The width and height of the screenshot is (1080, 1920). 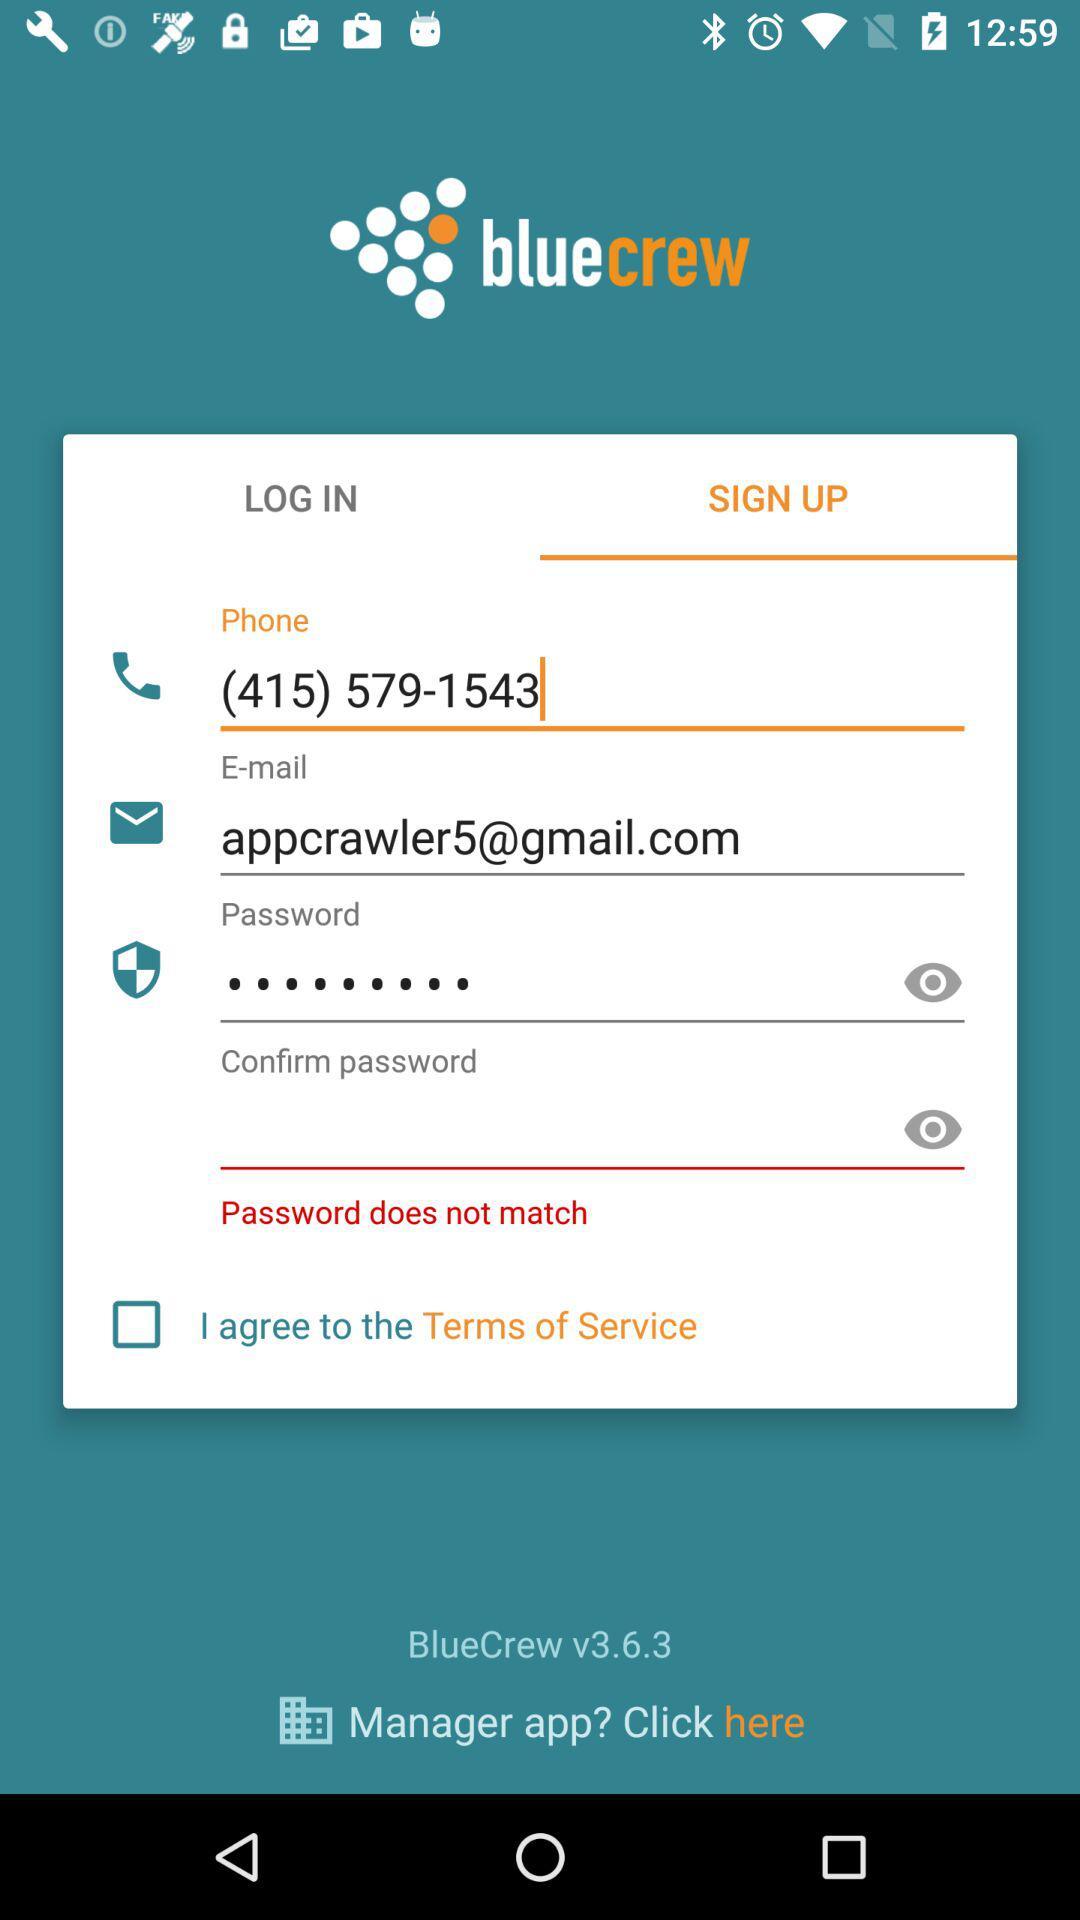 I want to click on make a binary choice, so click(x=135, y=1324).